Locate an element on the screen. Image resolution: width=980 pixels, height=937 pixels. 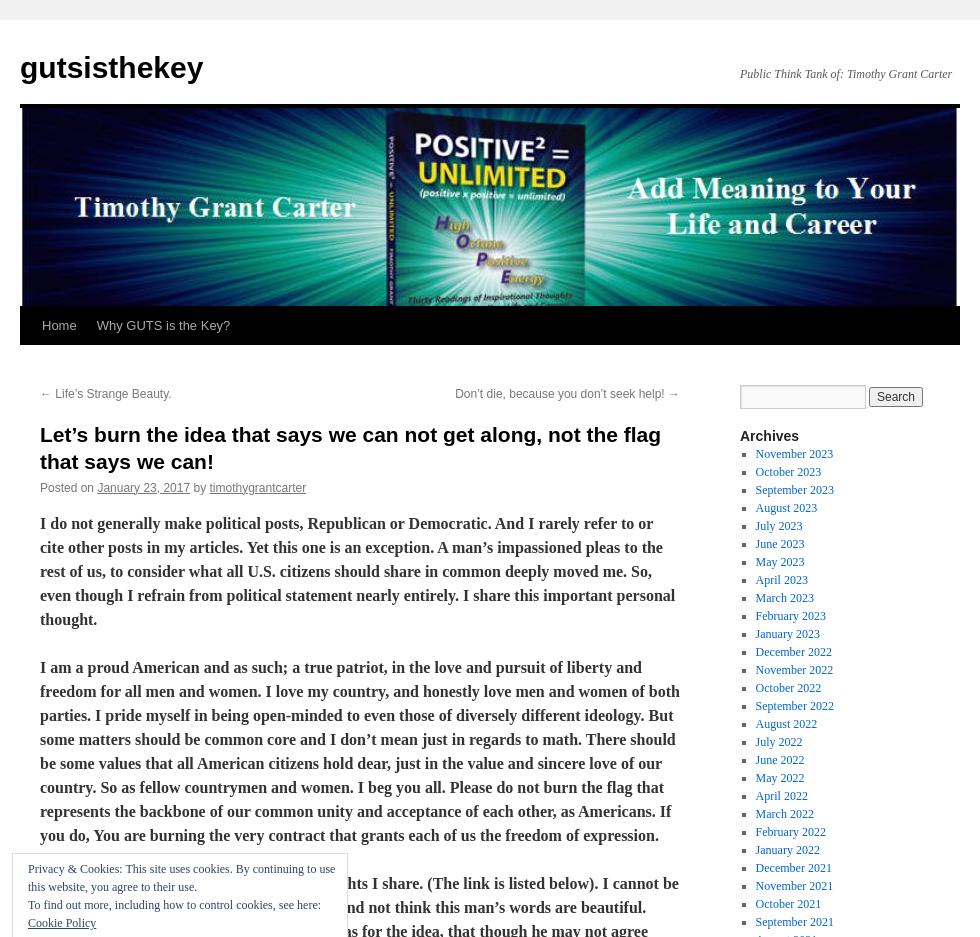
'December 2022' is located at coordinates (754, 650).